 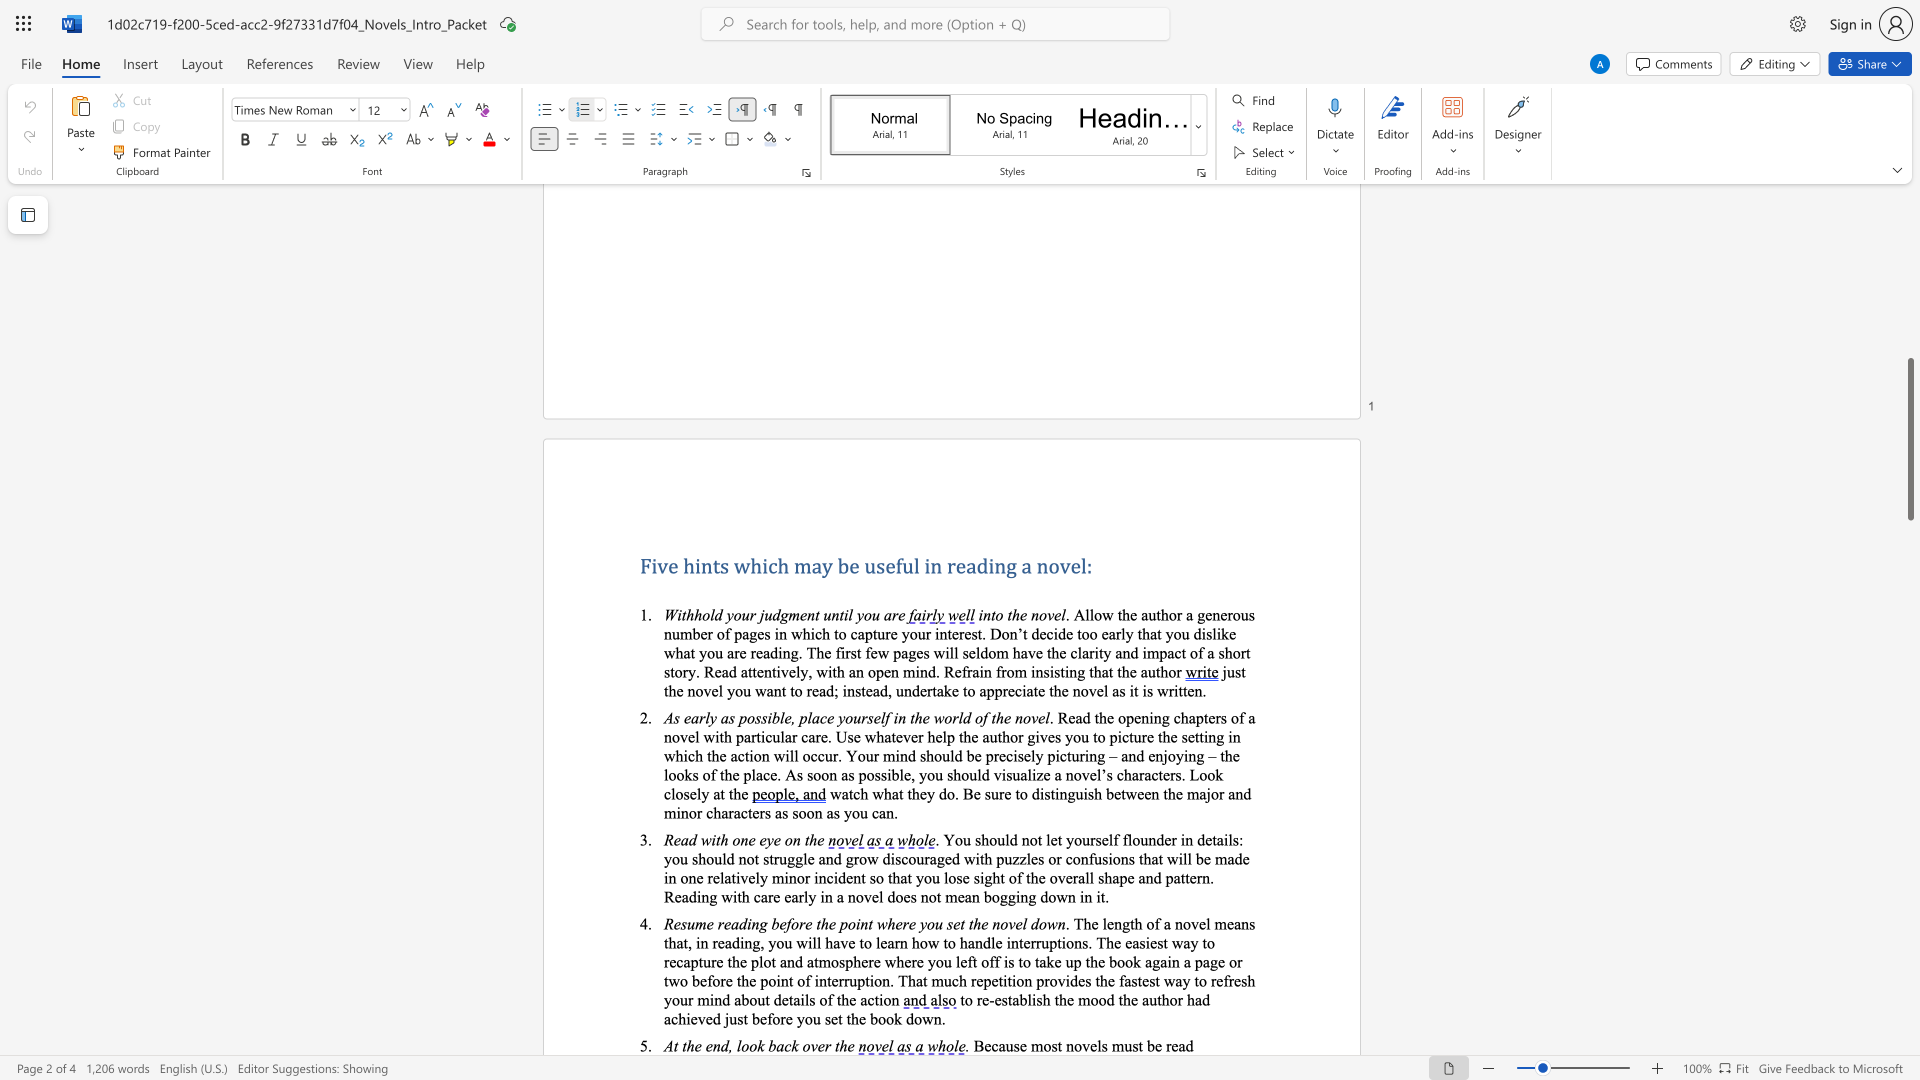 What do you see at coordinates (723, 1044) in the screenshot?
I see `the 1th character "d" in the text` at bounding box center [723, 1044].